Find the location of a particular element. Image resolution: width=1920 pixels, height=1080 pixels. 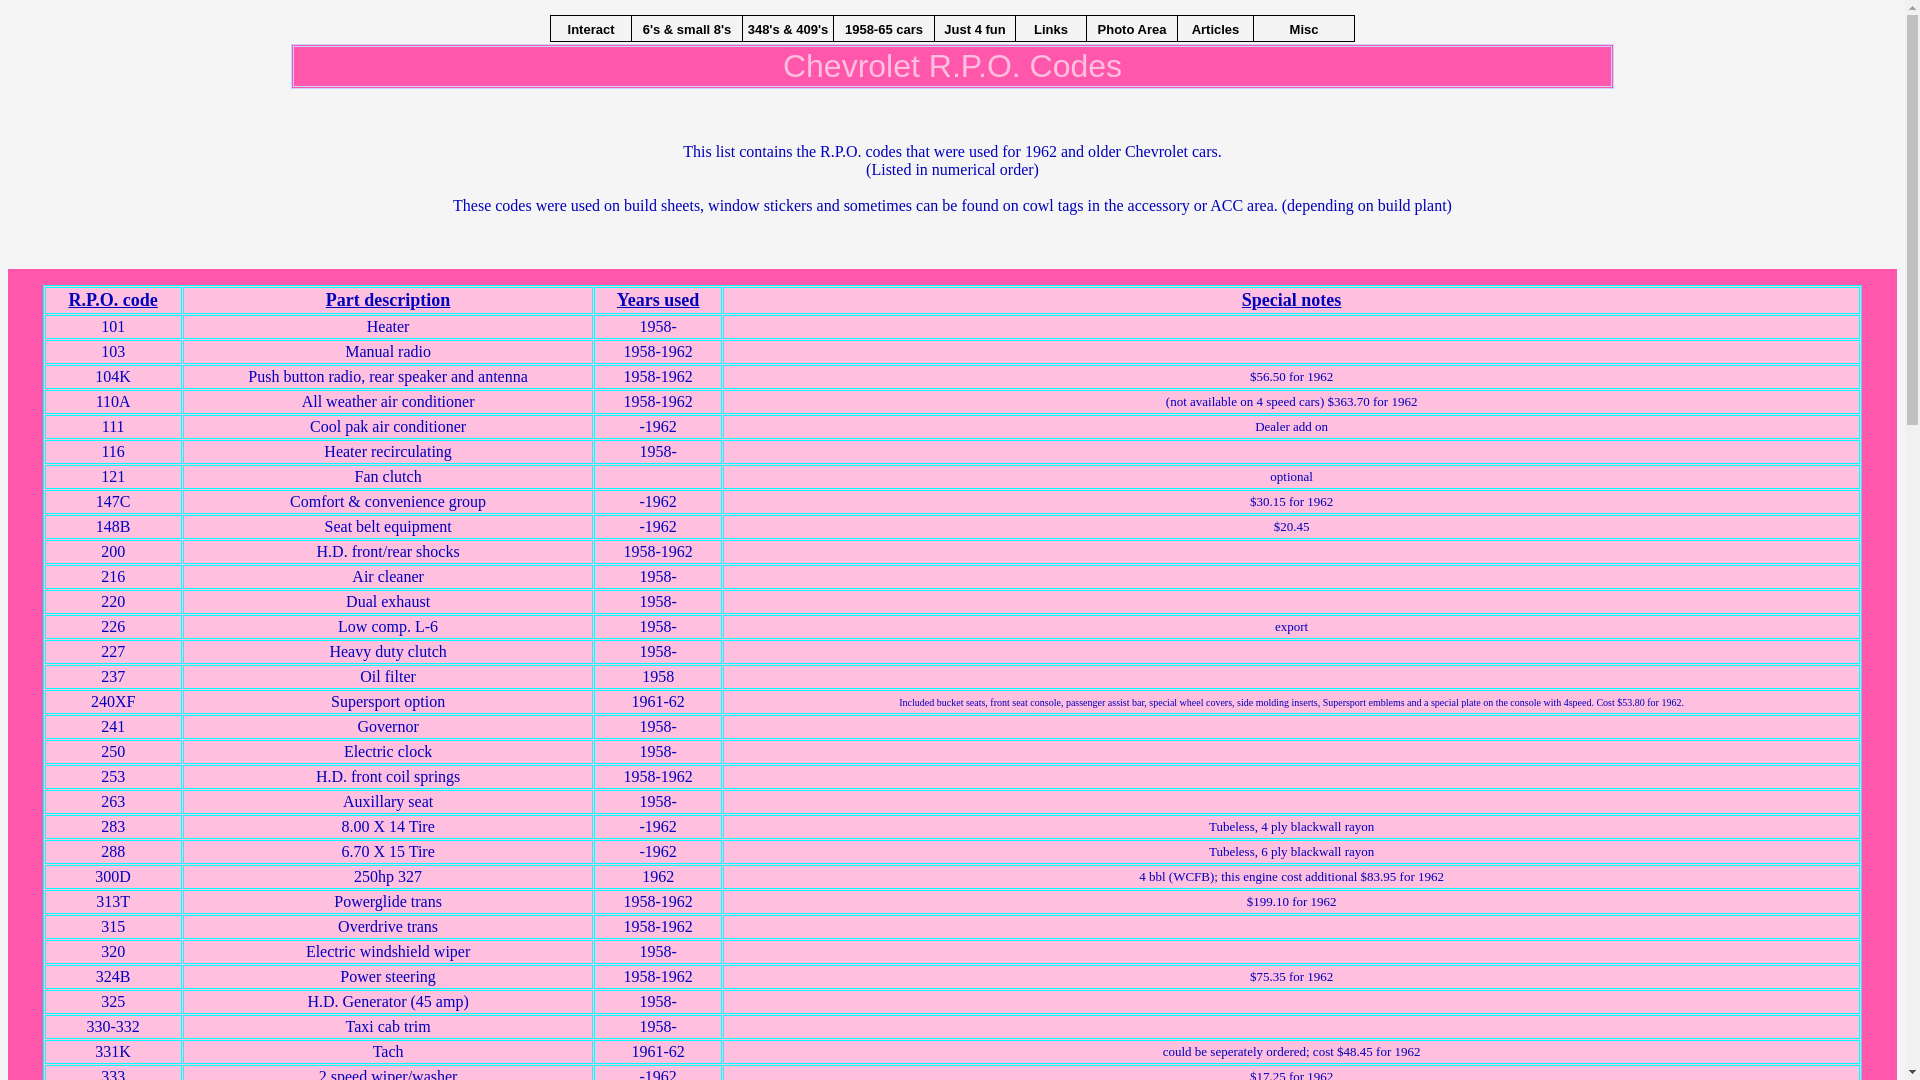

'Links' is located at coordinates (1050, 28).